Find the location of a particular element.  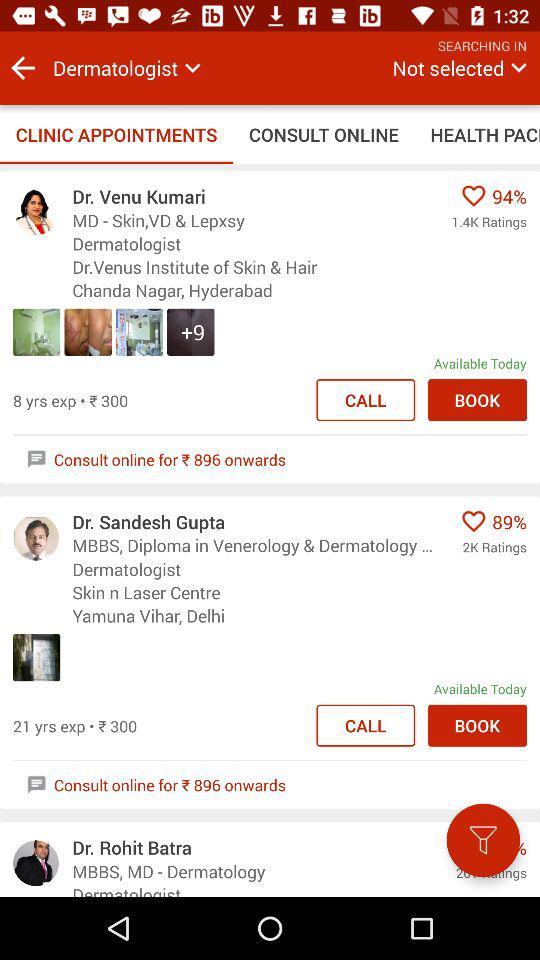

filter option is located at coordinates (482, 840).